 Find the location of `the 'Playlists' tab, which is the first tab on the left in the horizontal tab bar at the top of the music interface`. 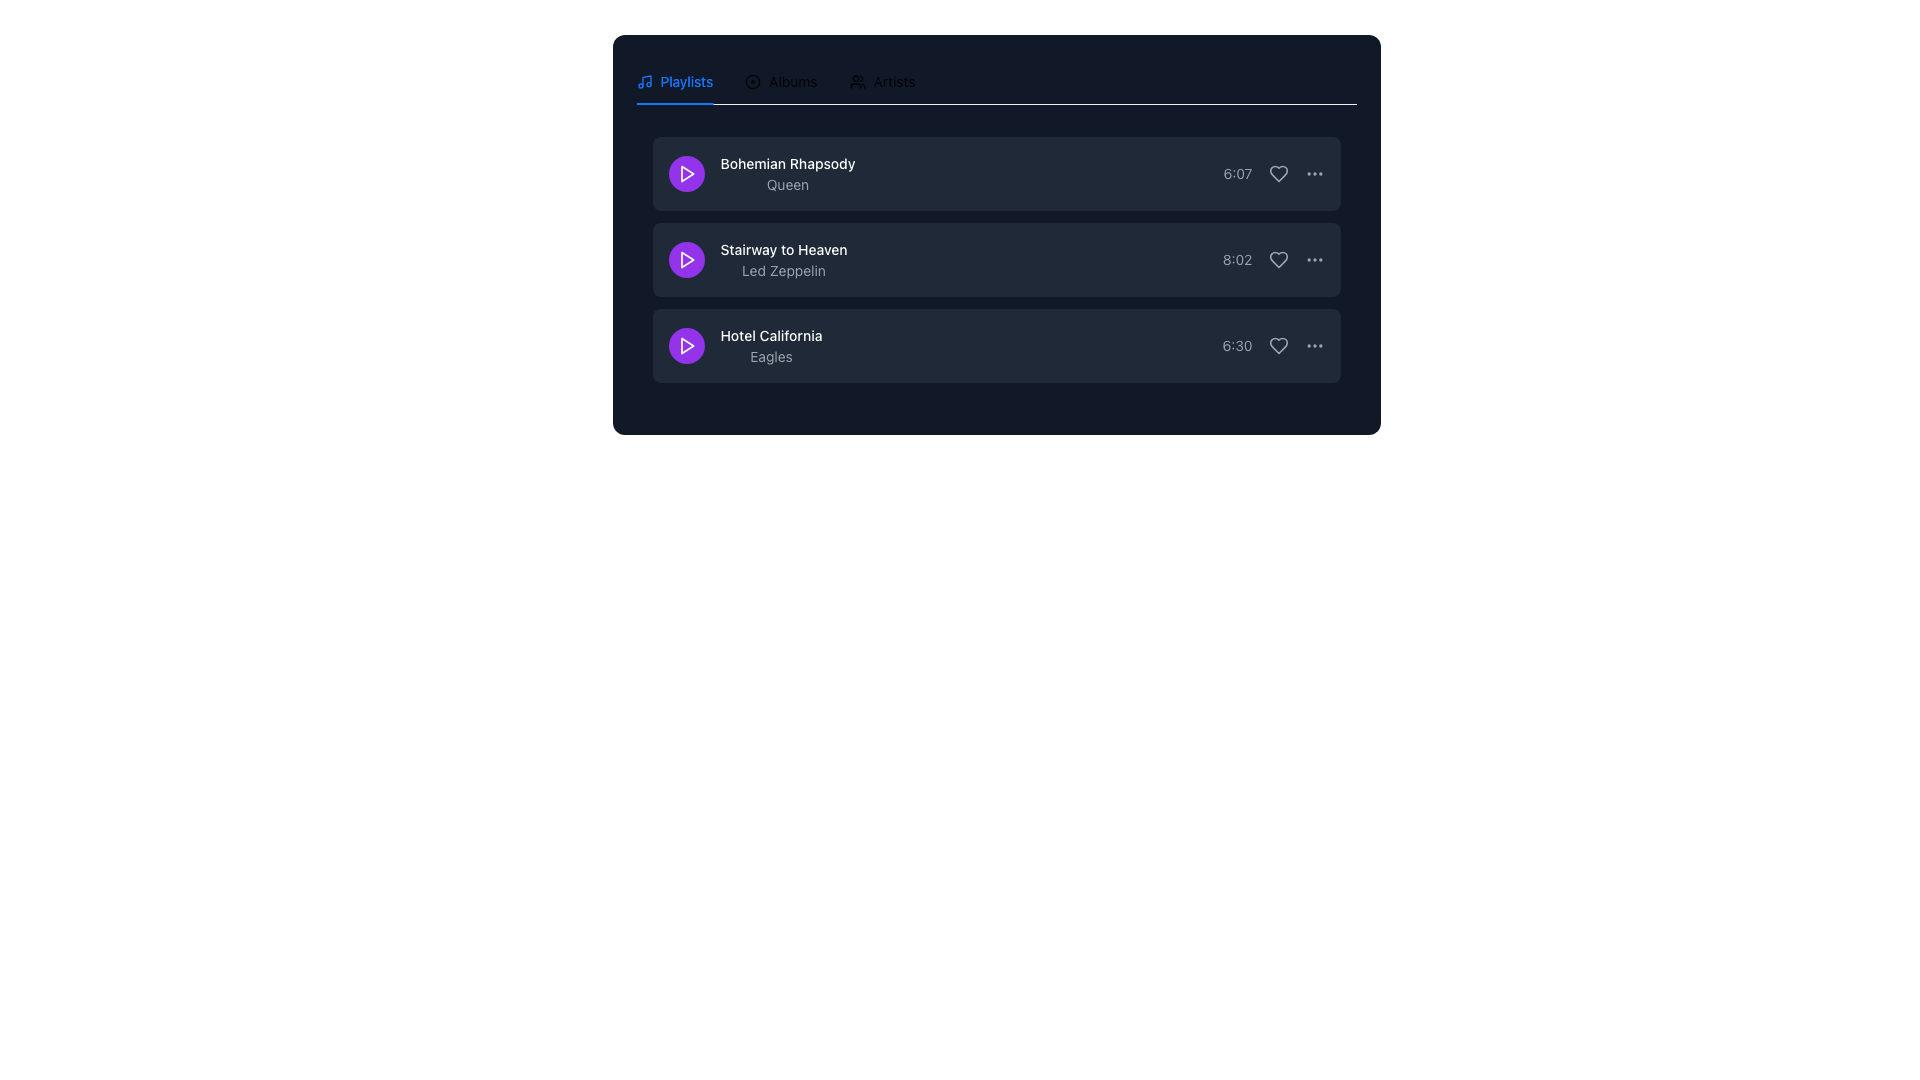

the 'Playlists' tab, which is the first tab on the left in the horizontal tab bar at the top of the music interface is located at coordinates (674, 80).